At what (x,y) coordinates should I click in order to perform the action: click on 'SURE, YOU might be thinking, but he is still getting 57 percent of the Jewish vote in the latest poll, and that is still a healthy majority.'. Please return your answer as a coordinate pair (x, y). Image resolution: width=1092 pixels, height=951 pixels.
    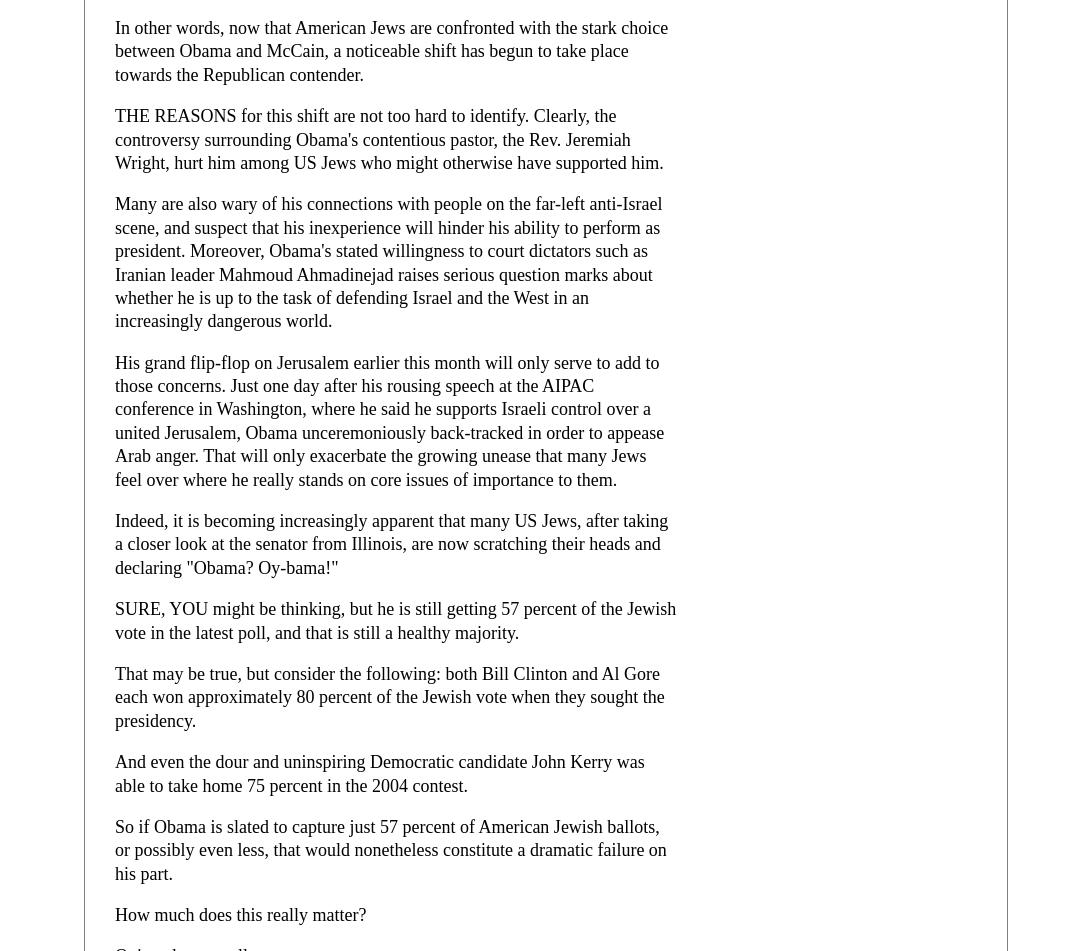
    Looking at the image, I should click on (395, 619).